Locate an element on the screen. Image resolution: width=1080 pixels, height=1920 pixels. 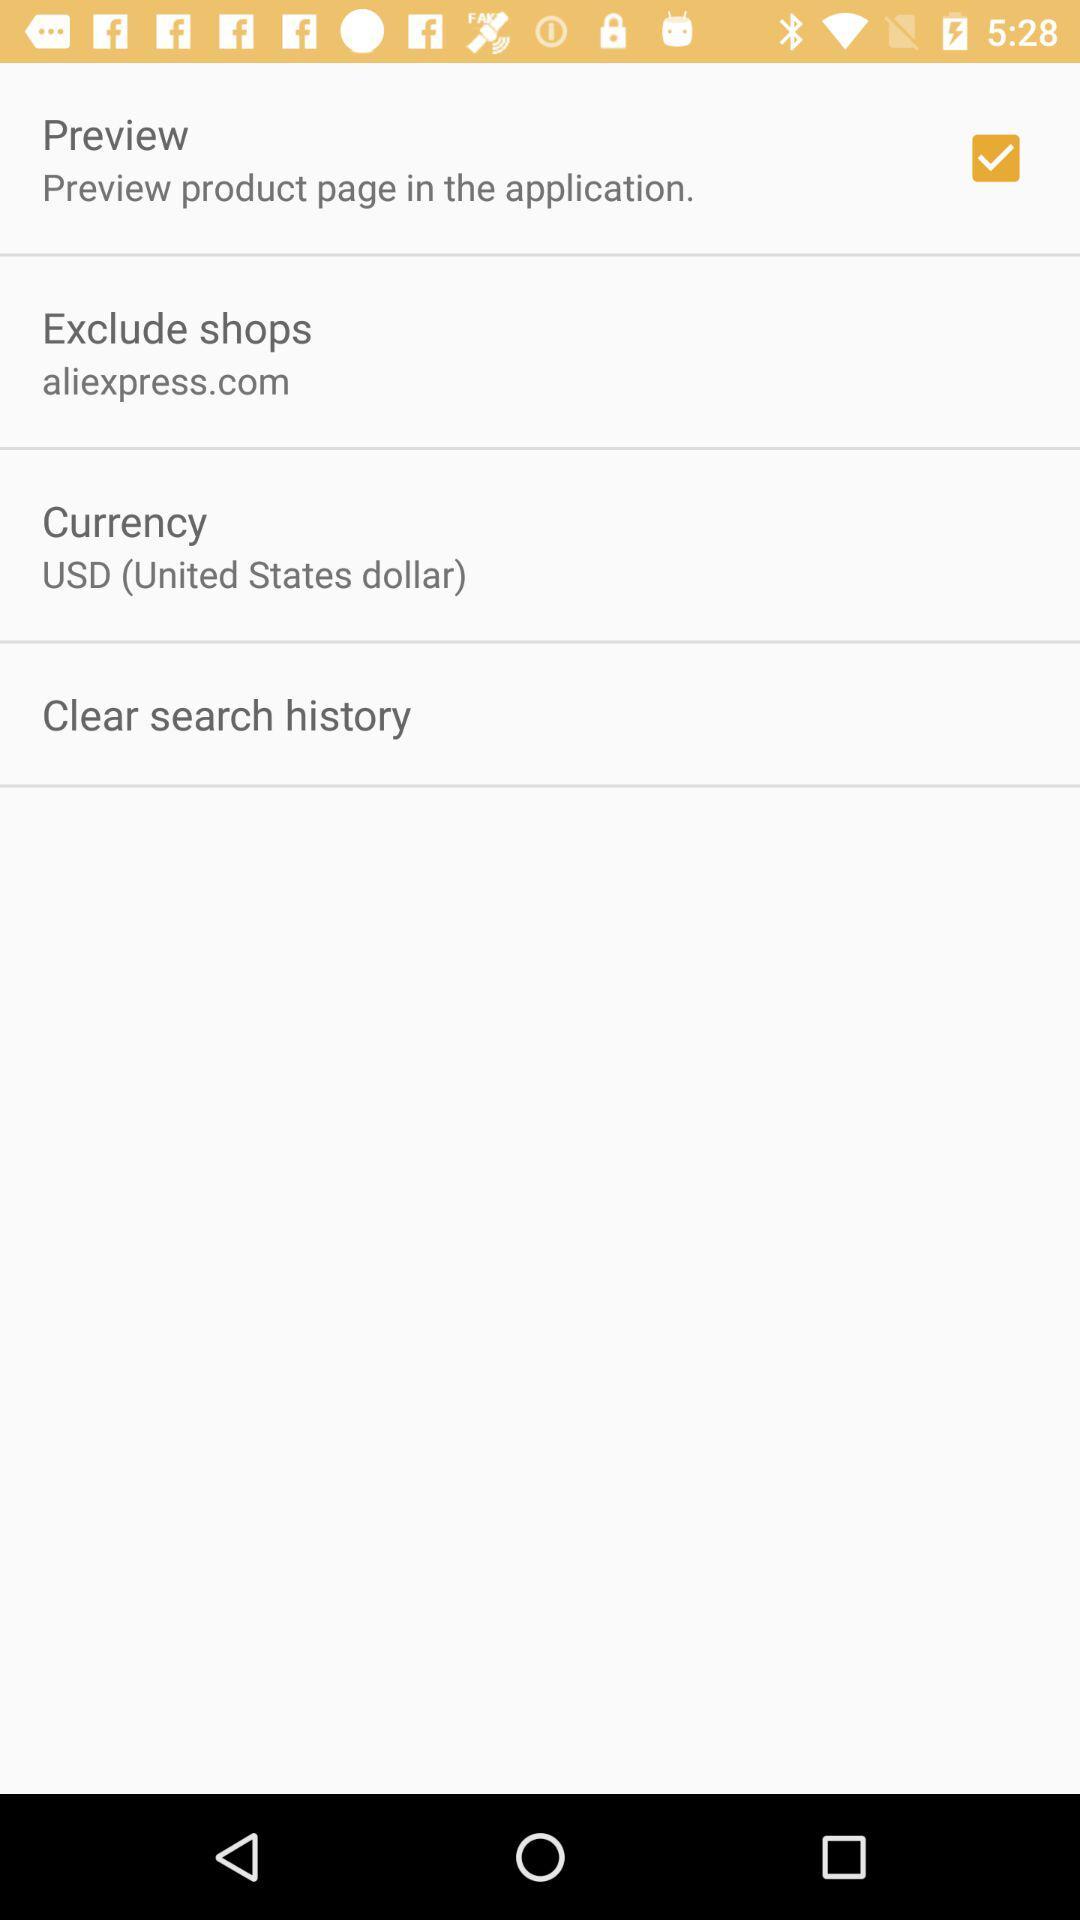
the item above the usd united states icon is located at coordinates (124, 520).